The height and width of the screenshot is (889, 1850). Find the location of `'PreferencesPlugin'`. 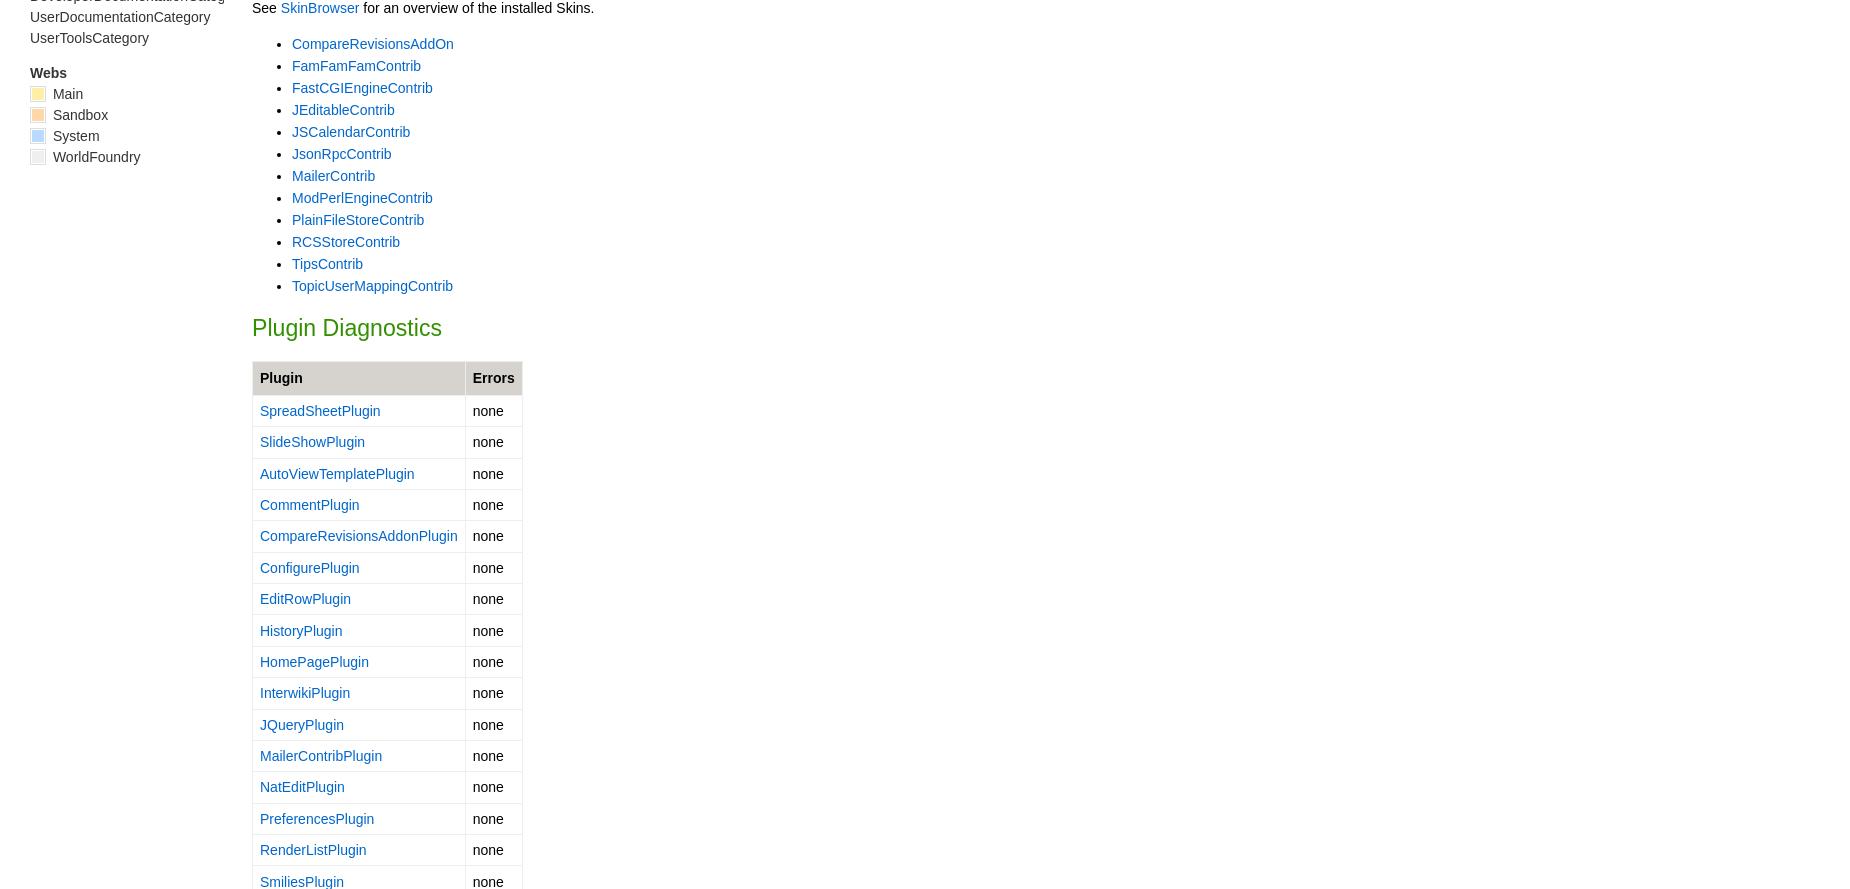

'PreferencesPlugin' is located at coordinates (316, 817).